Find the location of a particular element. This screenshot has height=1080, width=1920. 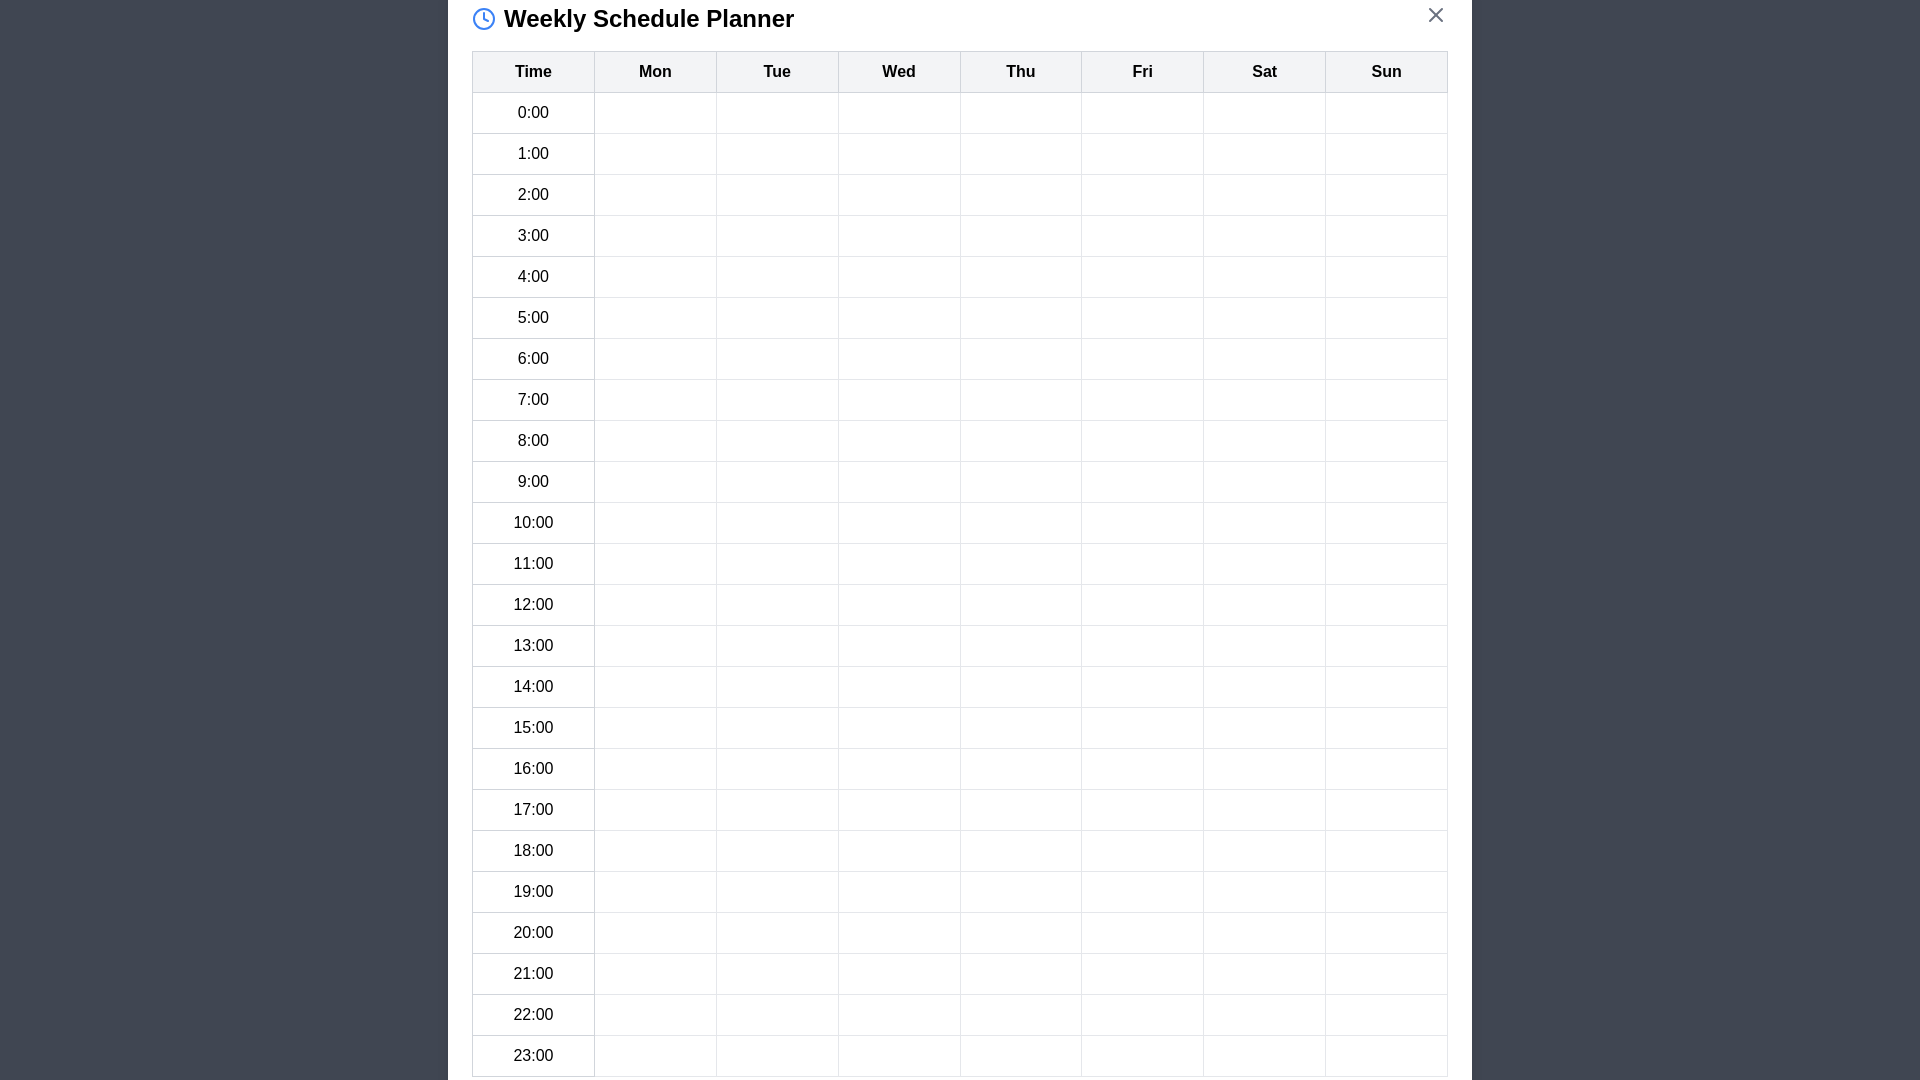

the table header to acknowledge the labels is located at coordinates (960, 71).